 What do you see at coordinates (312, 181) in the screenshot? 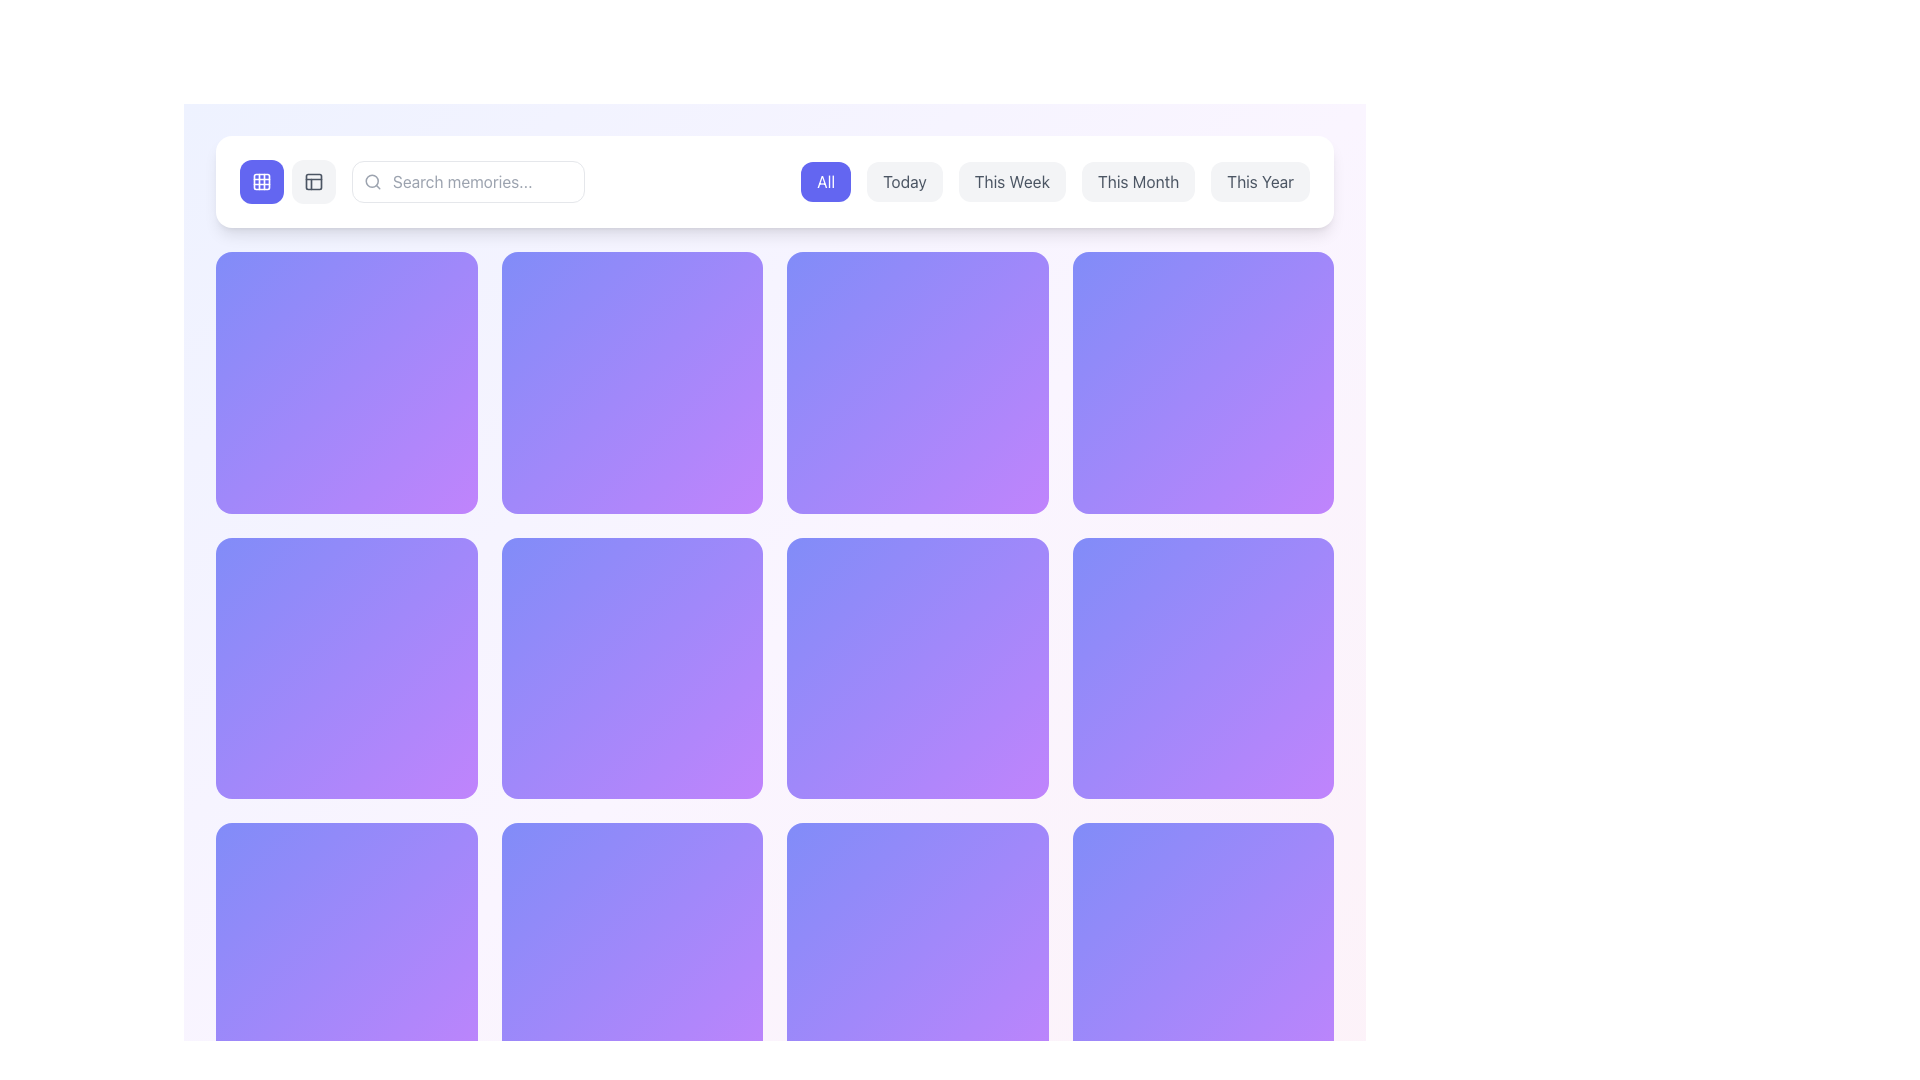
I see `the small rectangle icon with rounded corners located in the top-left of the interface near the search bar` at bounding box center [312, 181].